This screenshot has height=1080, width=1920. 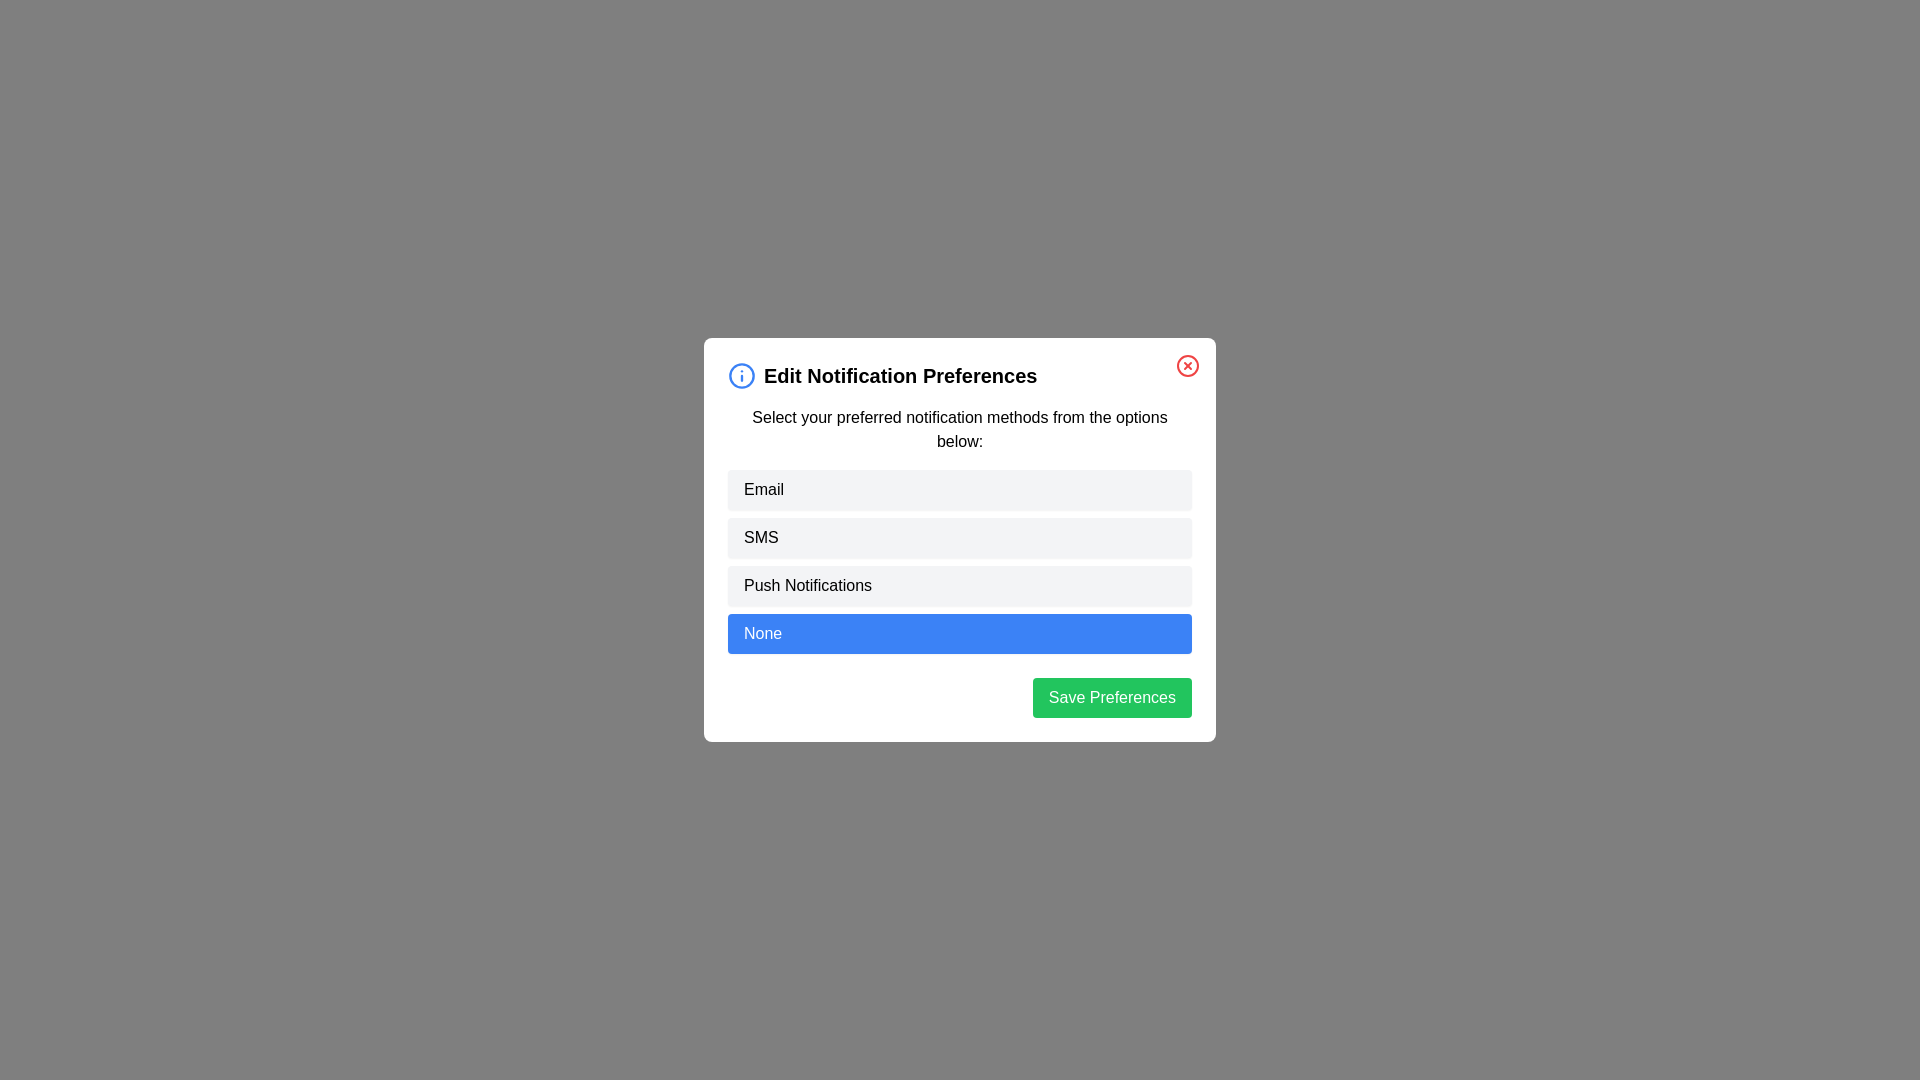 I want to click on 'Save Preferences' button to save the selected notification preference, so click(x=1111, y=697).